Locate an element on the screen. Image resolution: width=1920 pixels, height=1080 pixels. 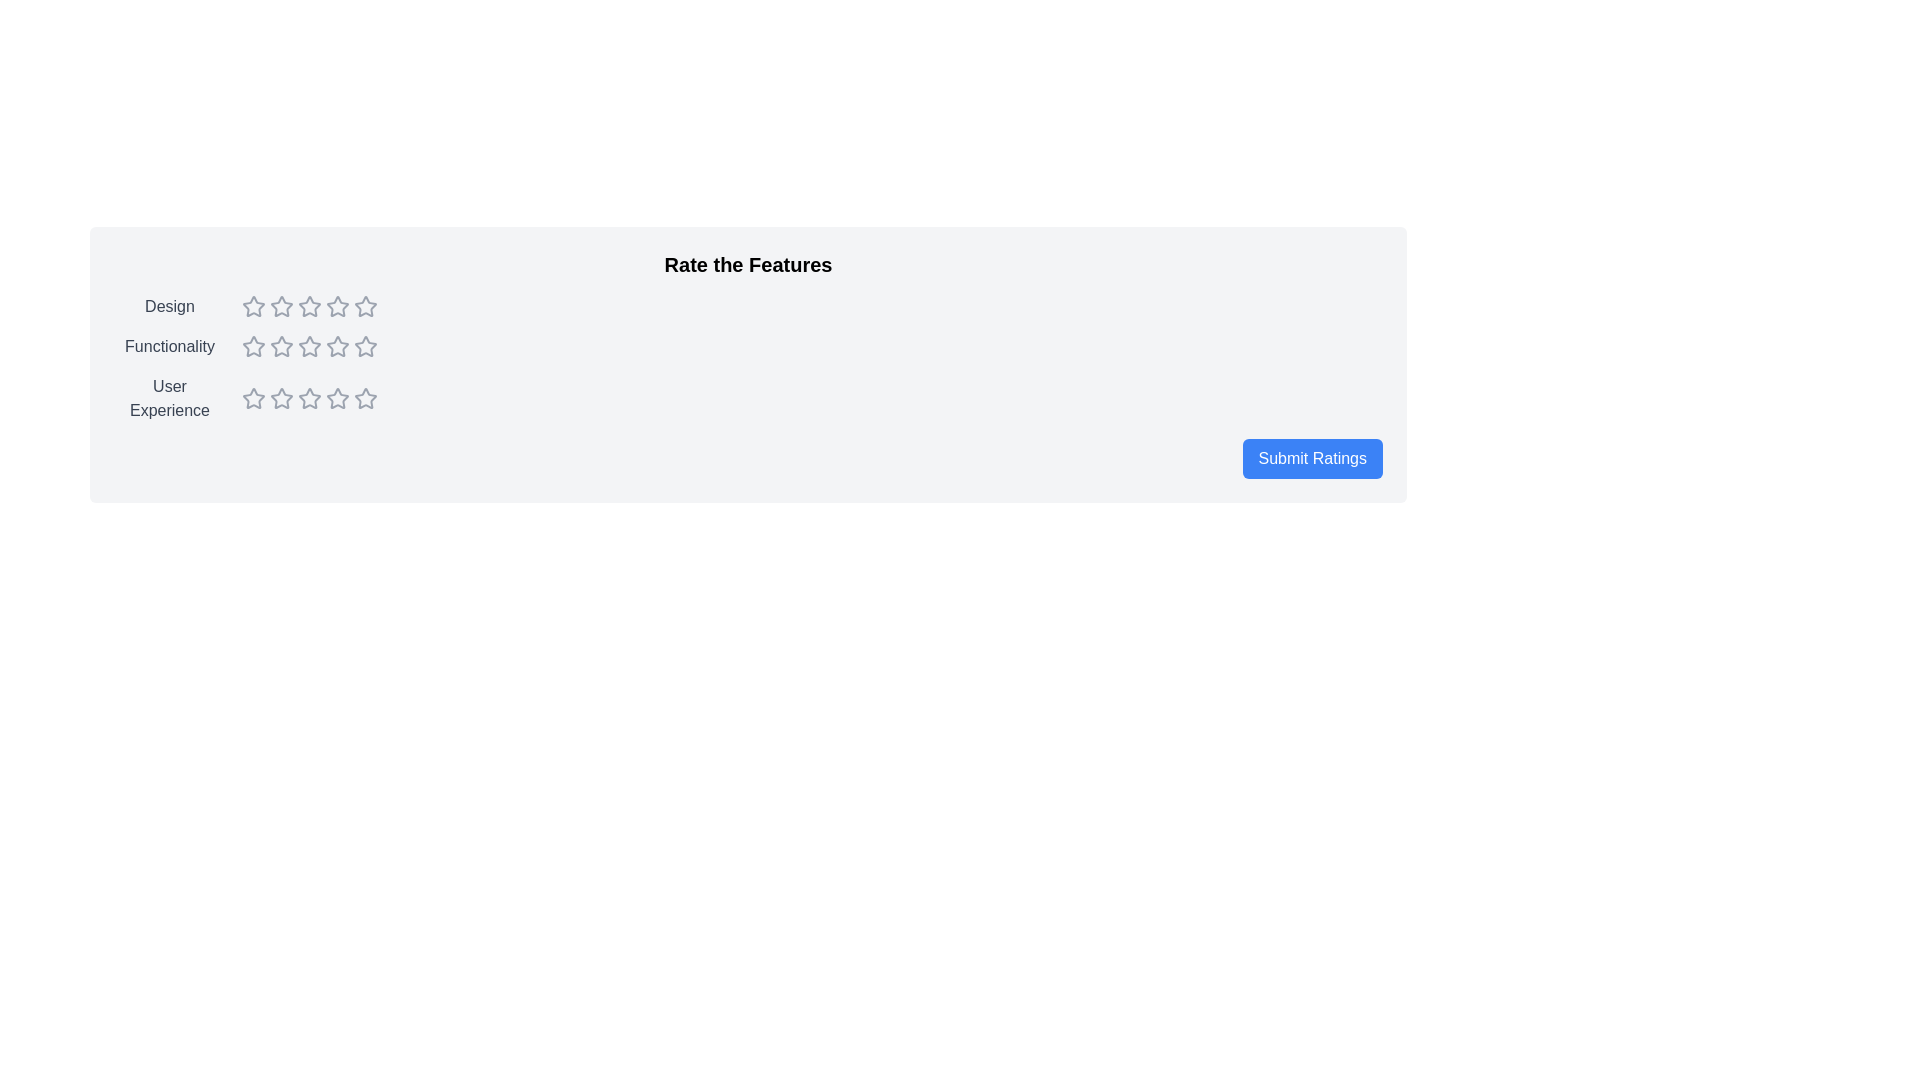
the third star icon is located at coordinates (337, 345).